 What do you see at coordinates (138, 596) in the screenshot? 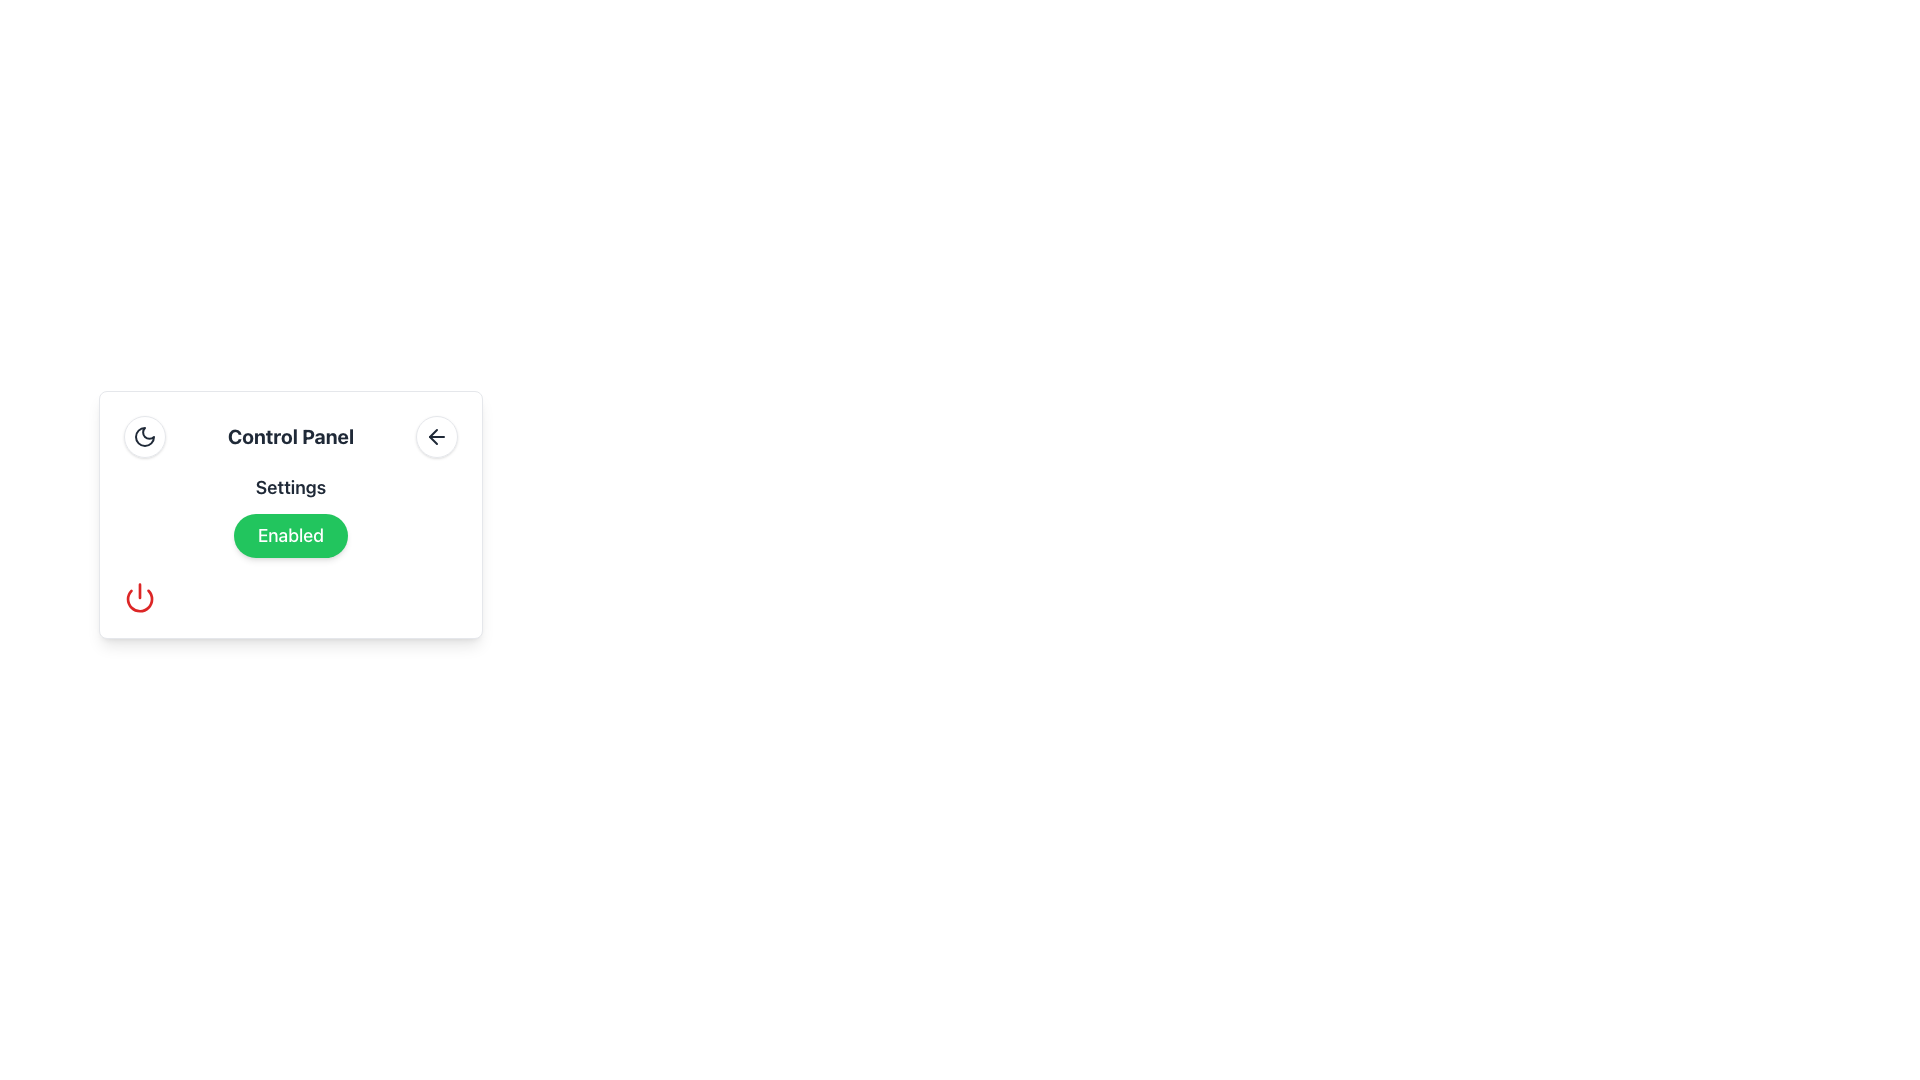
I see `the power control icon button located in the lower left corner of the rectangular control panel` at bounding box center [138, 596].